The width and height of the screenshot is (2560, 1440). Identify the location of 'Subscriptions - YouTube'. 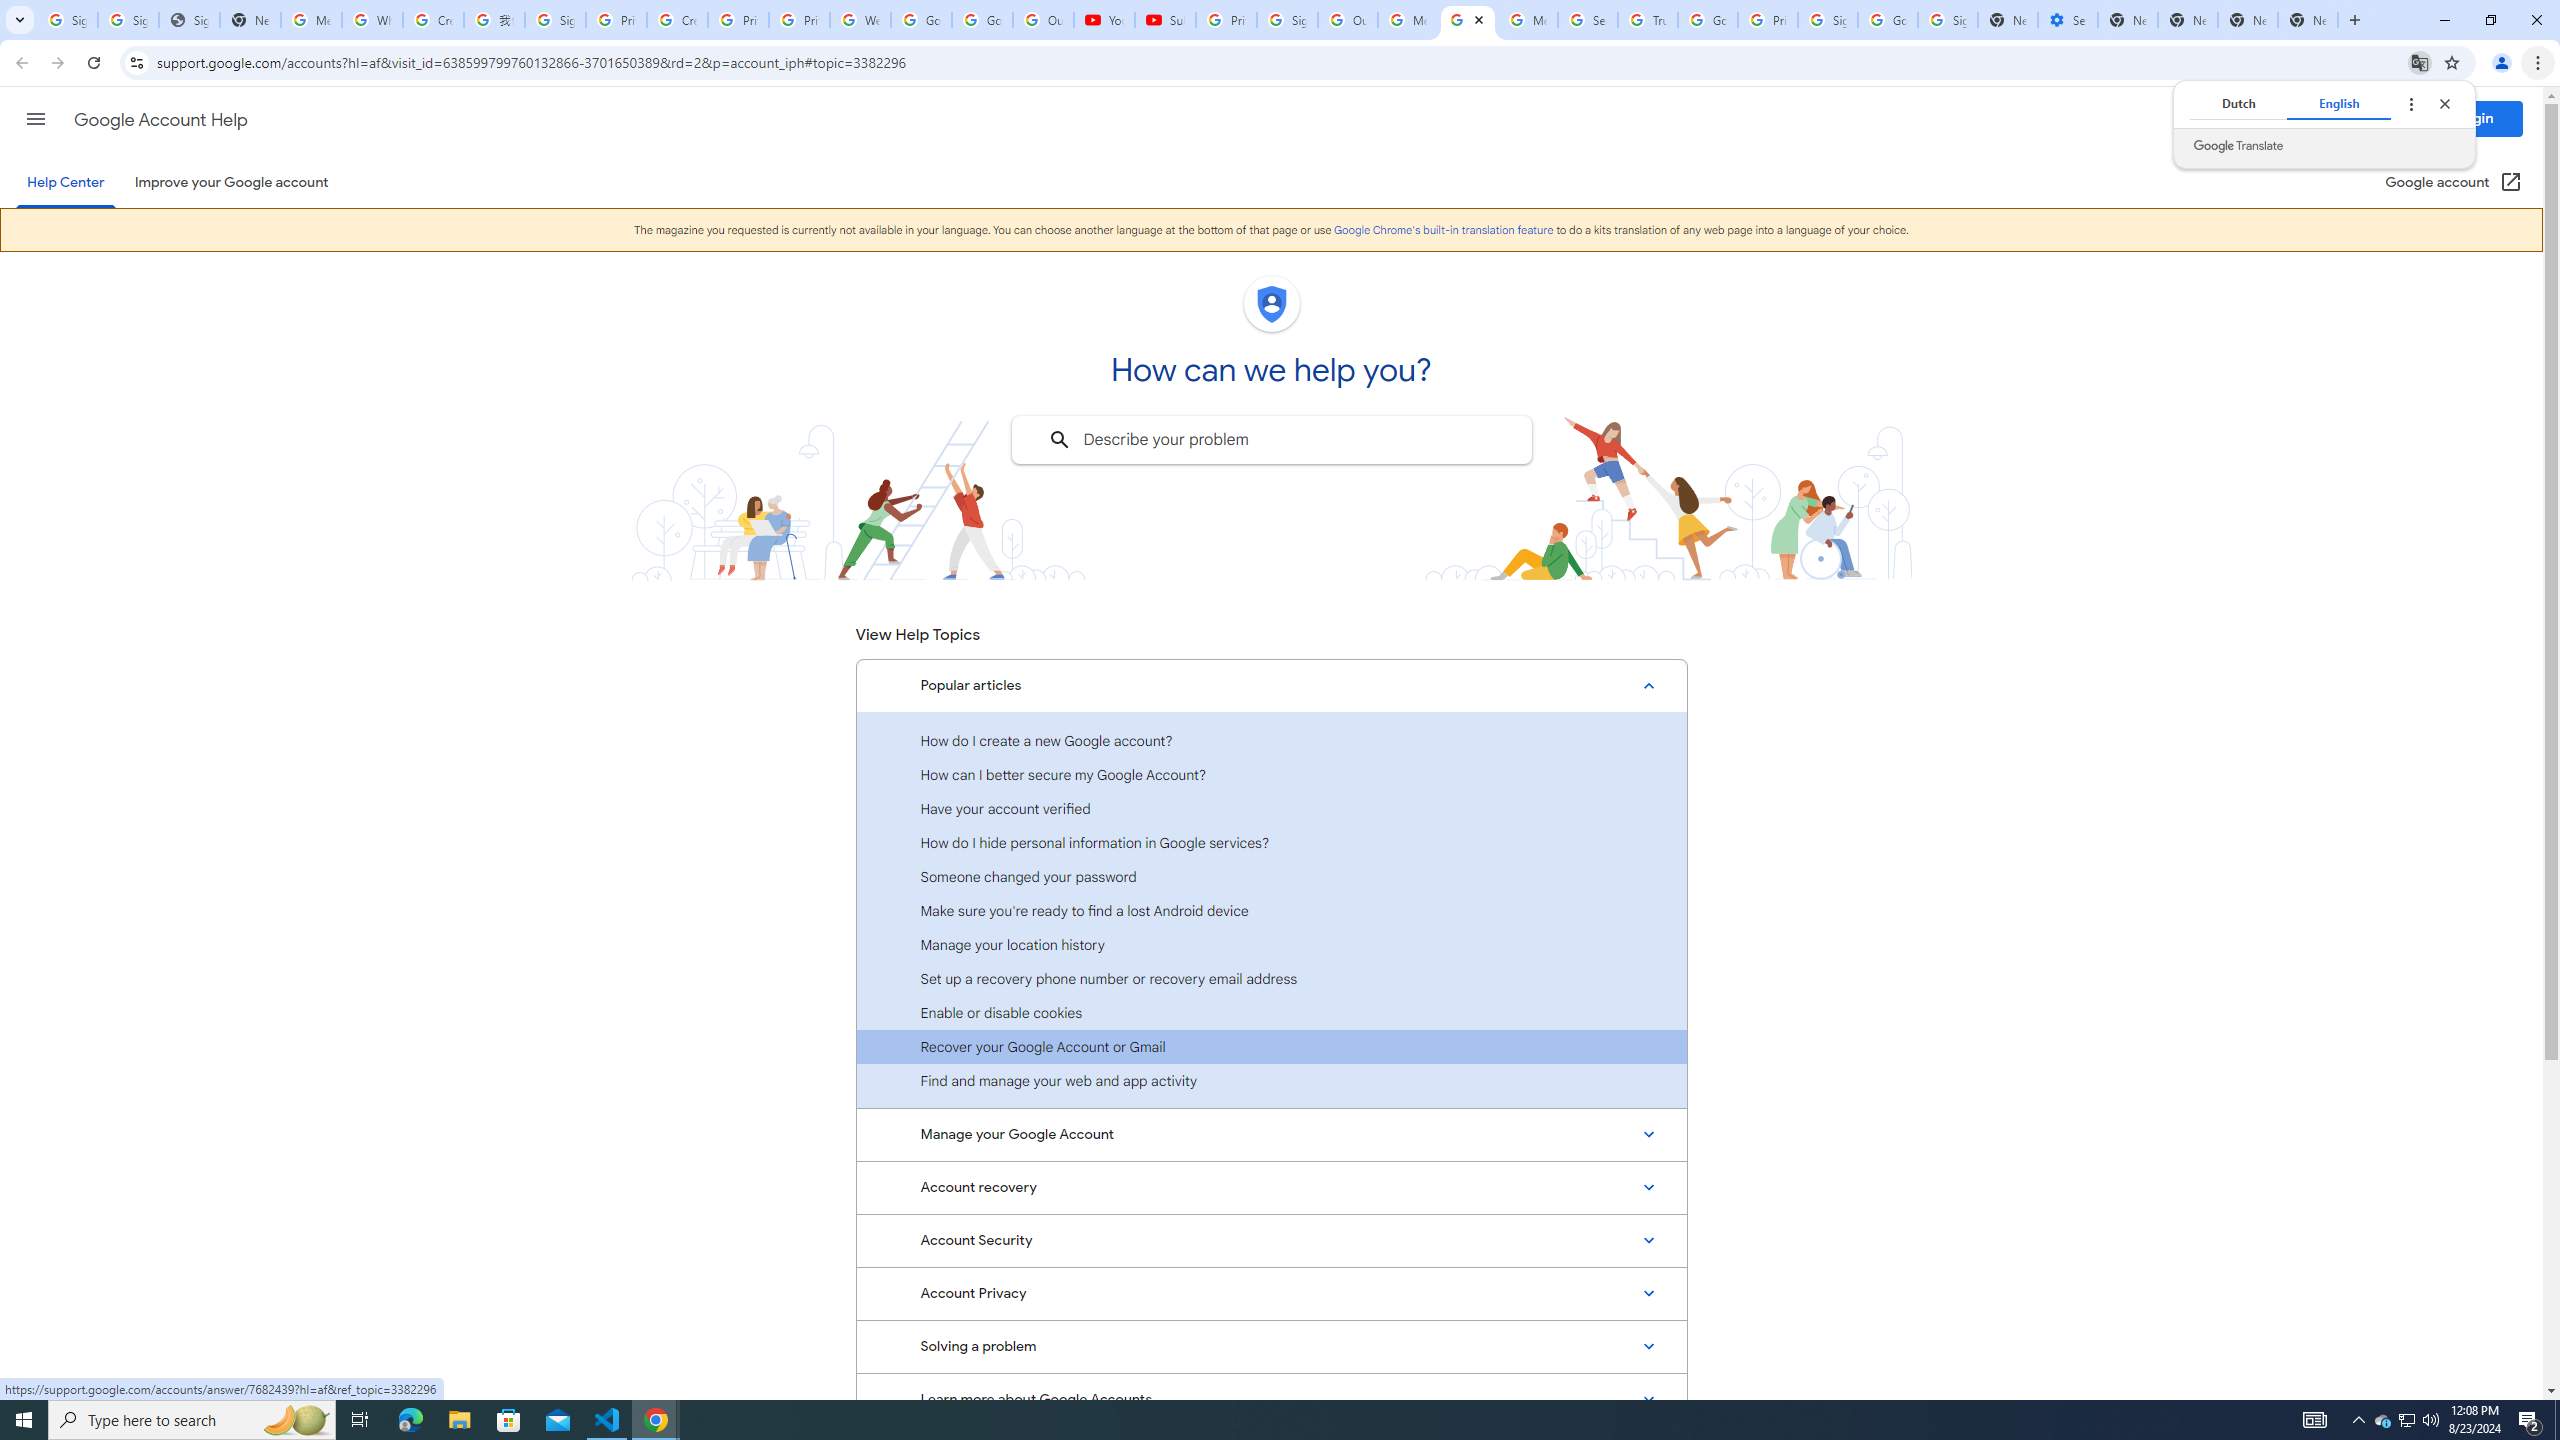
(1165, 19).